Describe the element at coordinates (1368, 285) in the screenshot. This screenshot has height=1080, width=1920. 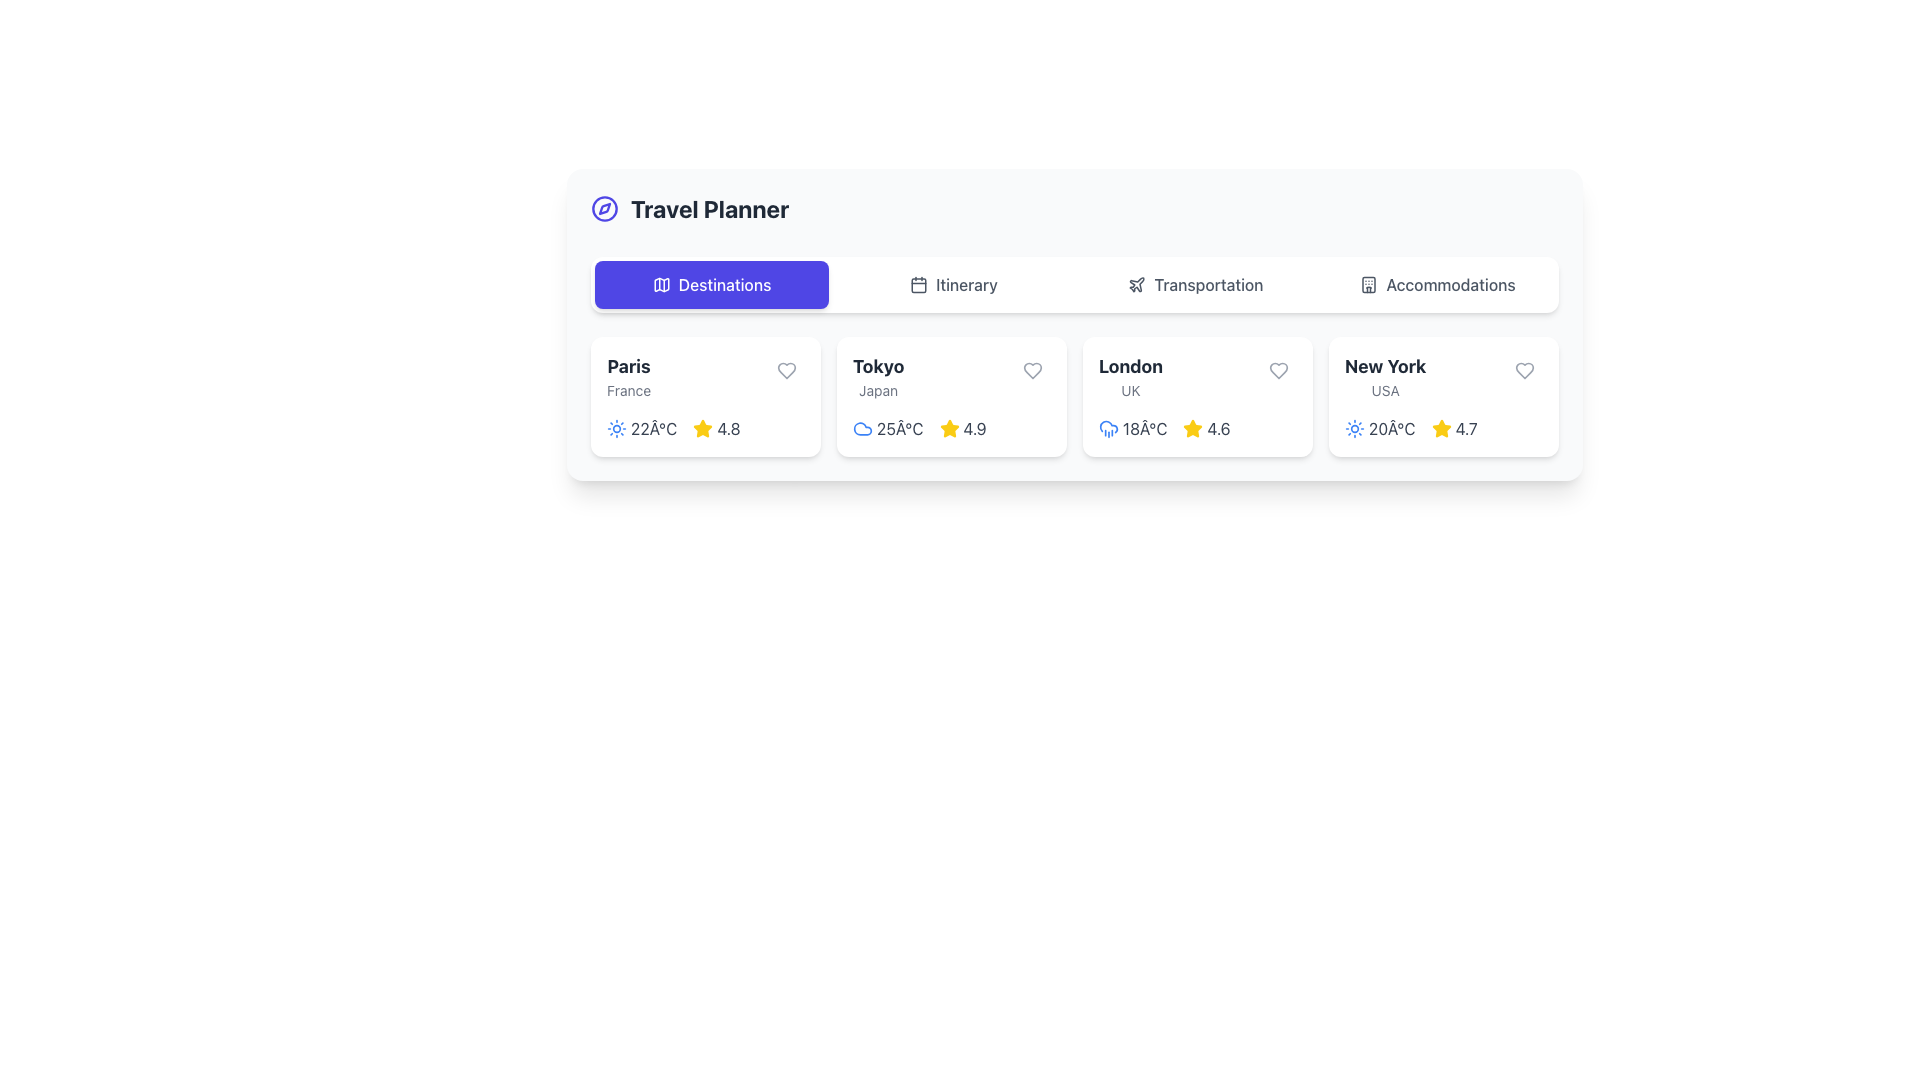
I see `the rectangle with curved corners that is part of the 'Accommodations' icon in the 'Travel Planner' tab, which is the fourth icon from the left in the horizontal navigation` at that location.